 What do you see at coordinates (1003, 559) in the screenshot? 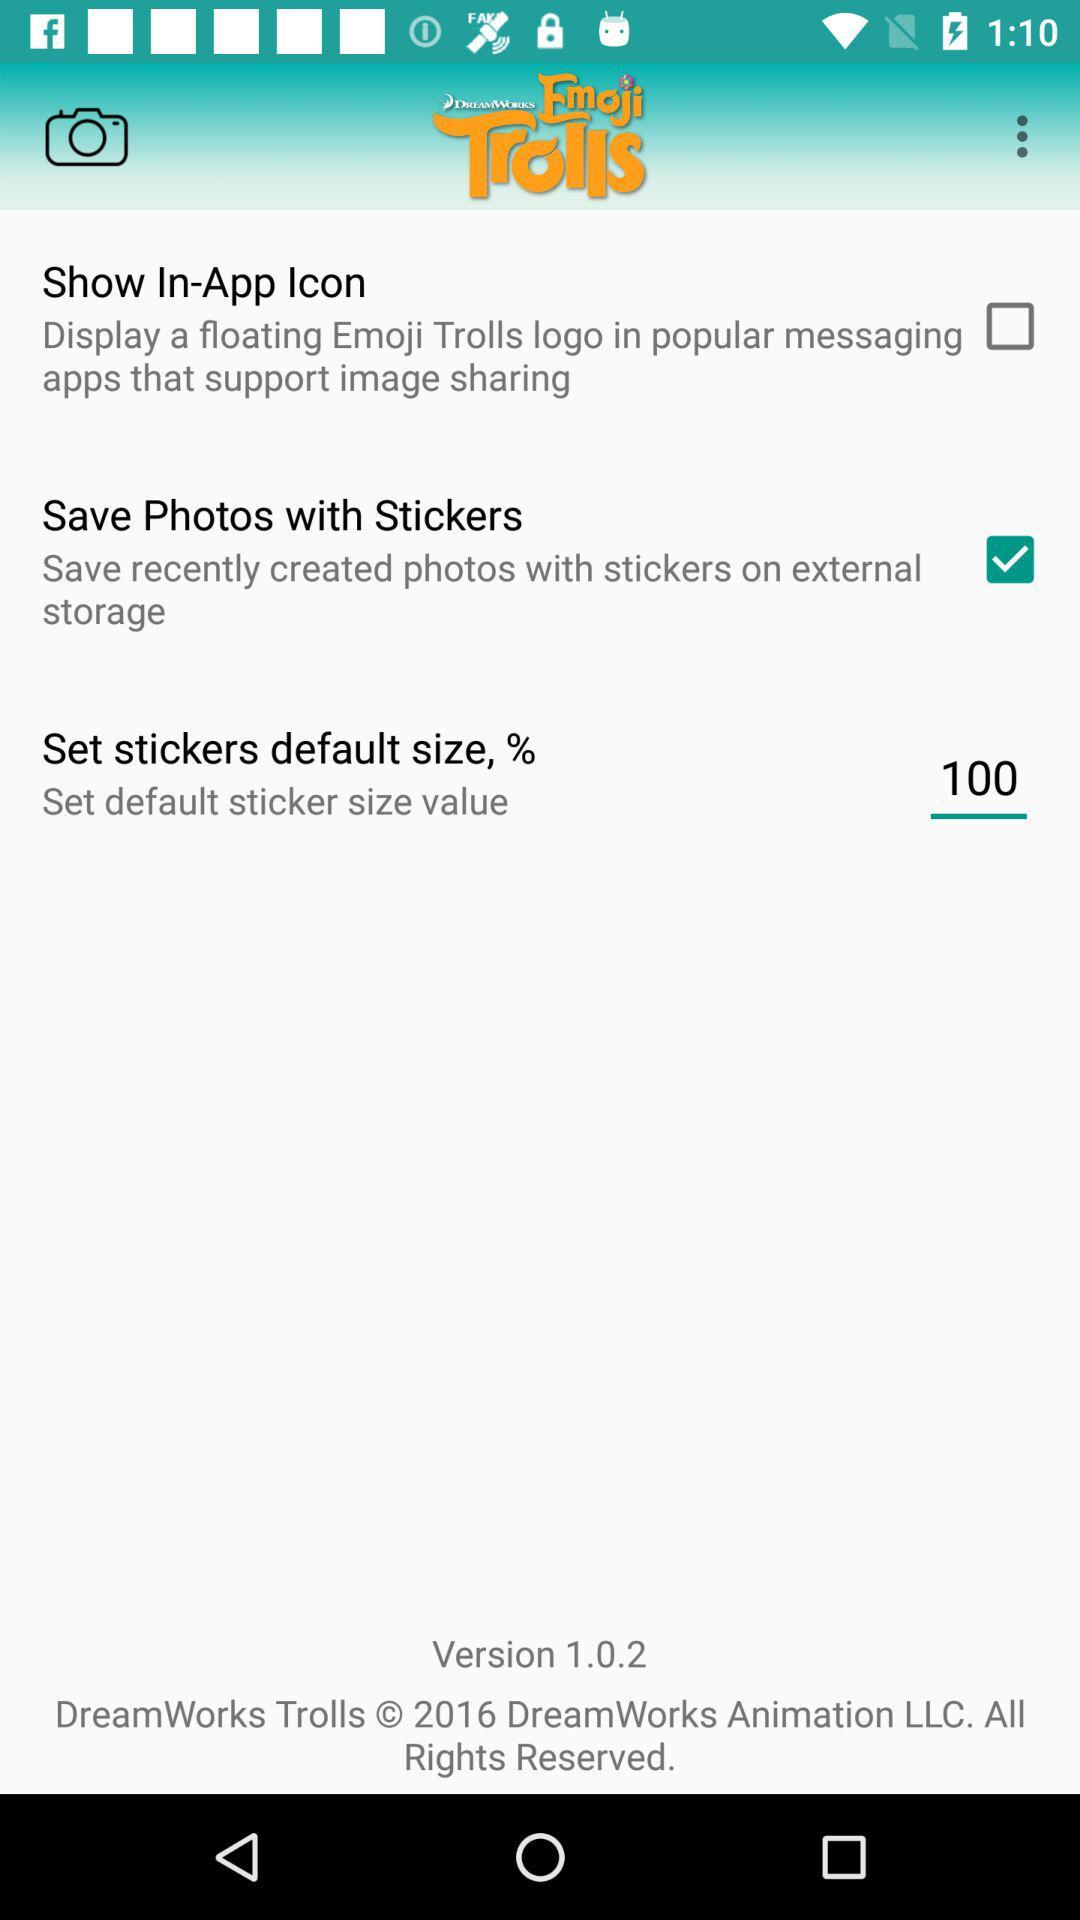
I see `the icon to the right of save recently created item` at bounding box center [1003, 559].